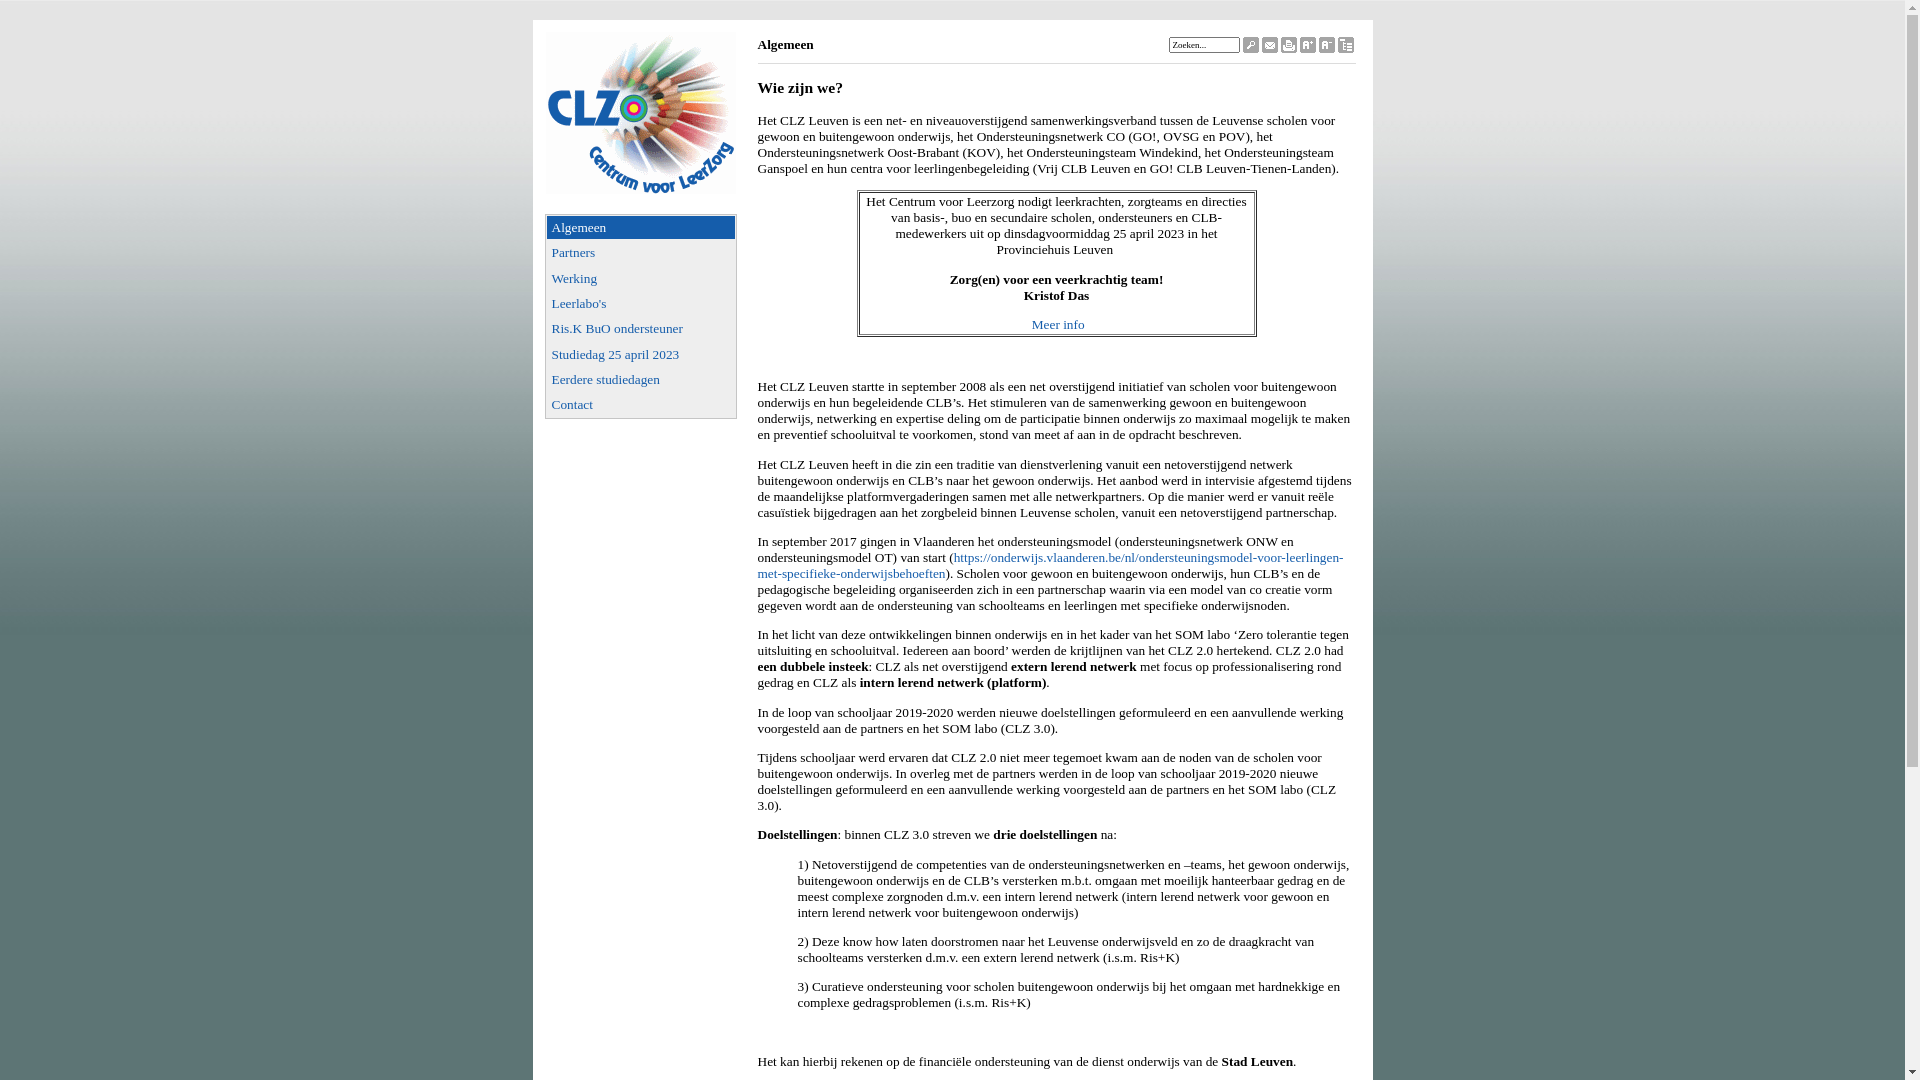 The height and width of the screenshot is (1080, 1920). What do you see at coordinates (1269, 46) in the screenshot?
I see `'Verzend deze pagina naar uw email'` at bounding box center [1269, 46].